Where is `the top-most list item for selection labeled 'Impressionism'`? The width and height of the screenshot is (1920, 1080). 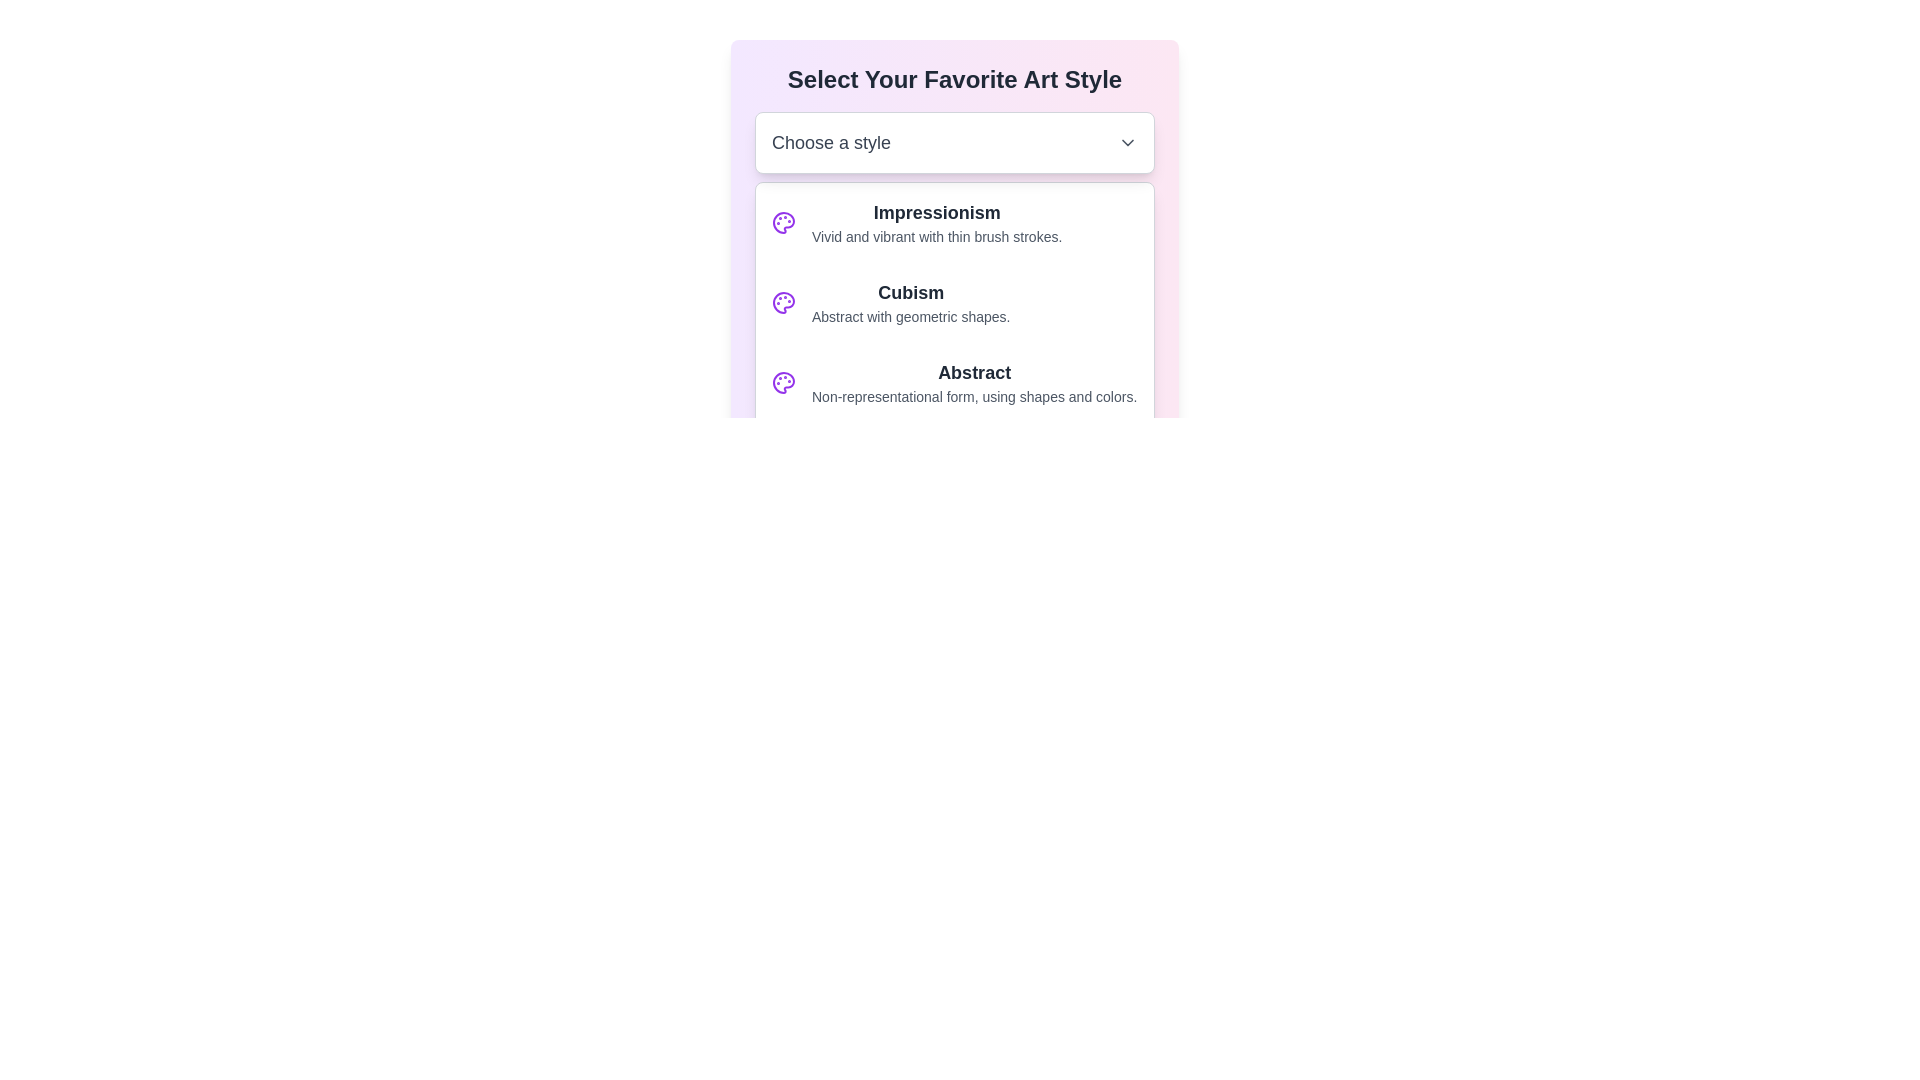 the top-most list item for selection labeled 'Impressionism' is located at coordinates (954, 223).